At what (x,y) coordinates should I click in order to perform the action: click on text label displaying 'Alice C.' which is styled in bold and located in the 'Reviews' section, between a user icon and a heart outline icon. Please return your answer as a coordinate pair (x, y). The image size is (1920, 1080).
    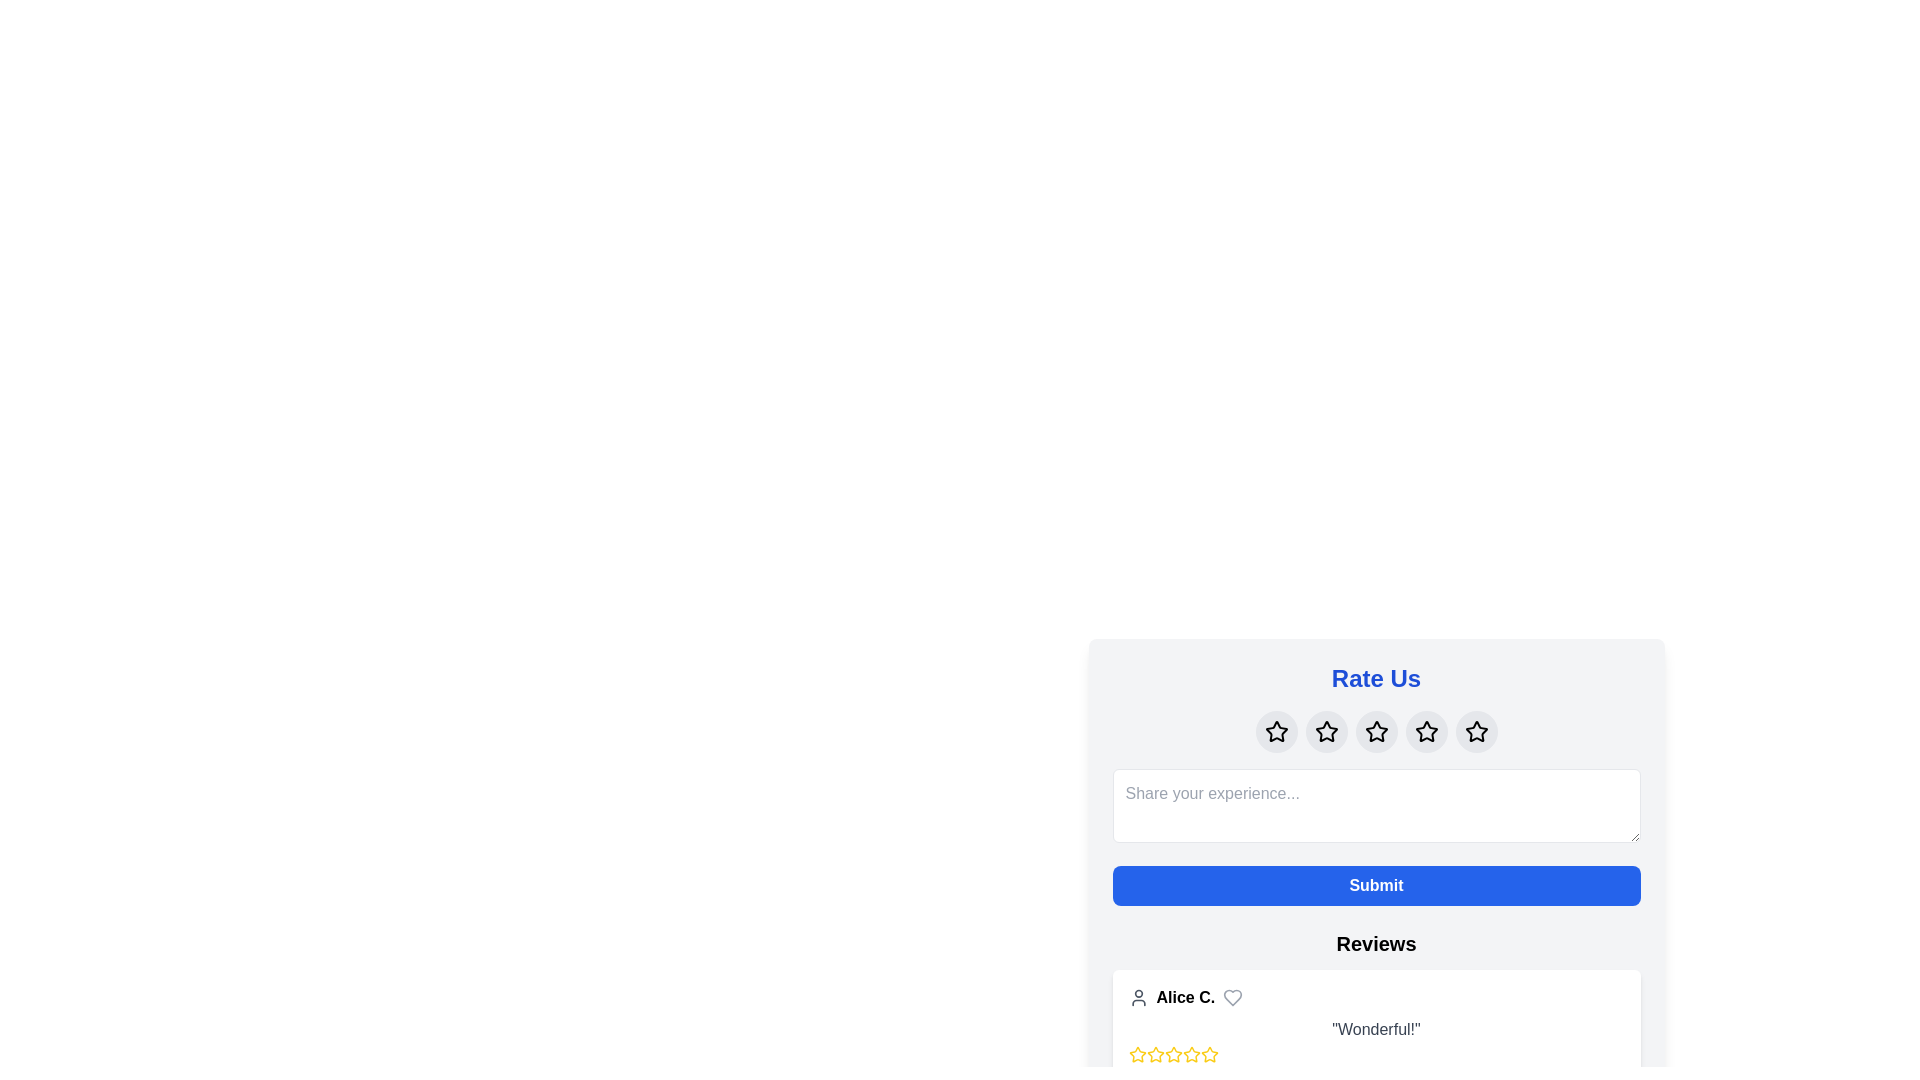
    Looking at the image, I should click on (1185, 998).